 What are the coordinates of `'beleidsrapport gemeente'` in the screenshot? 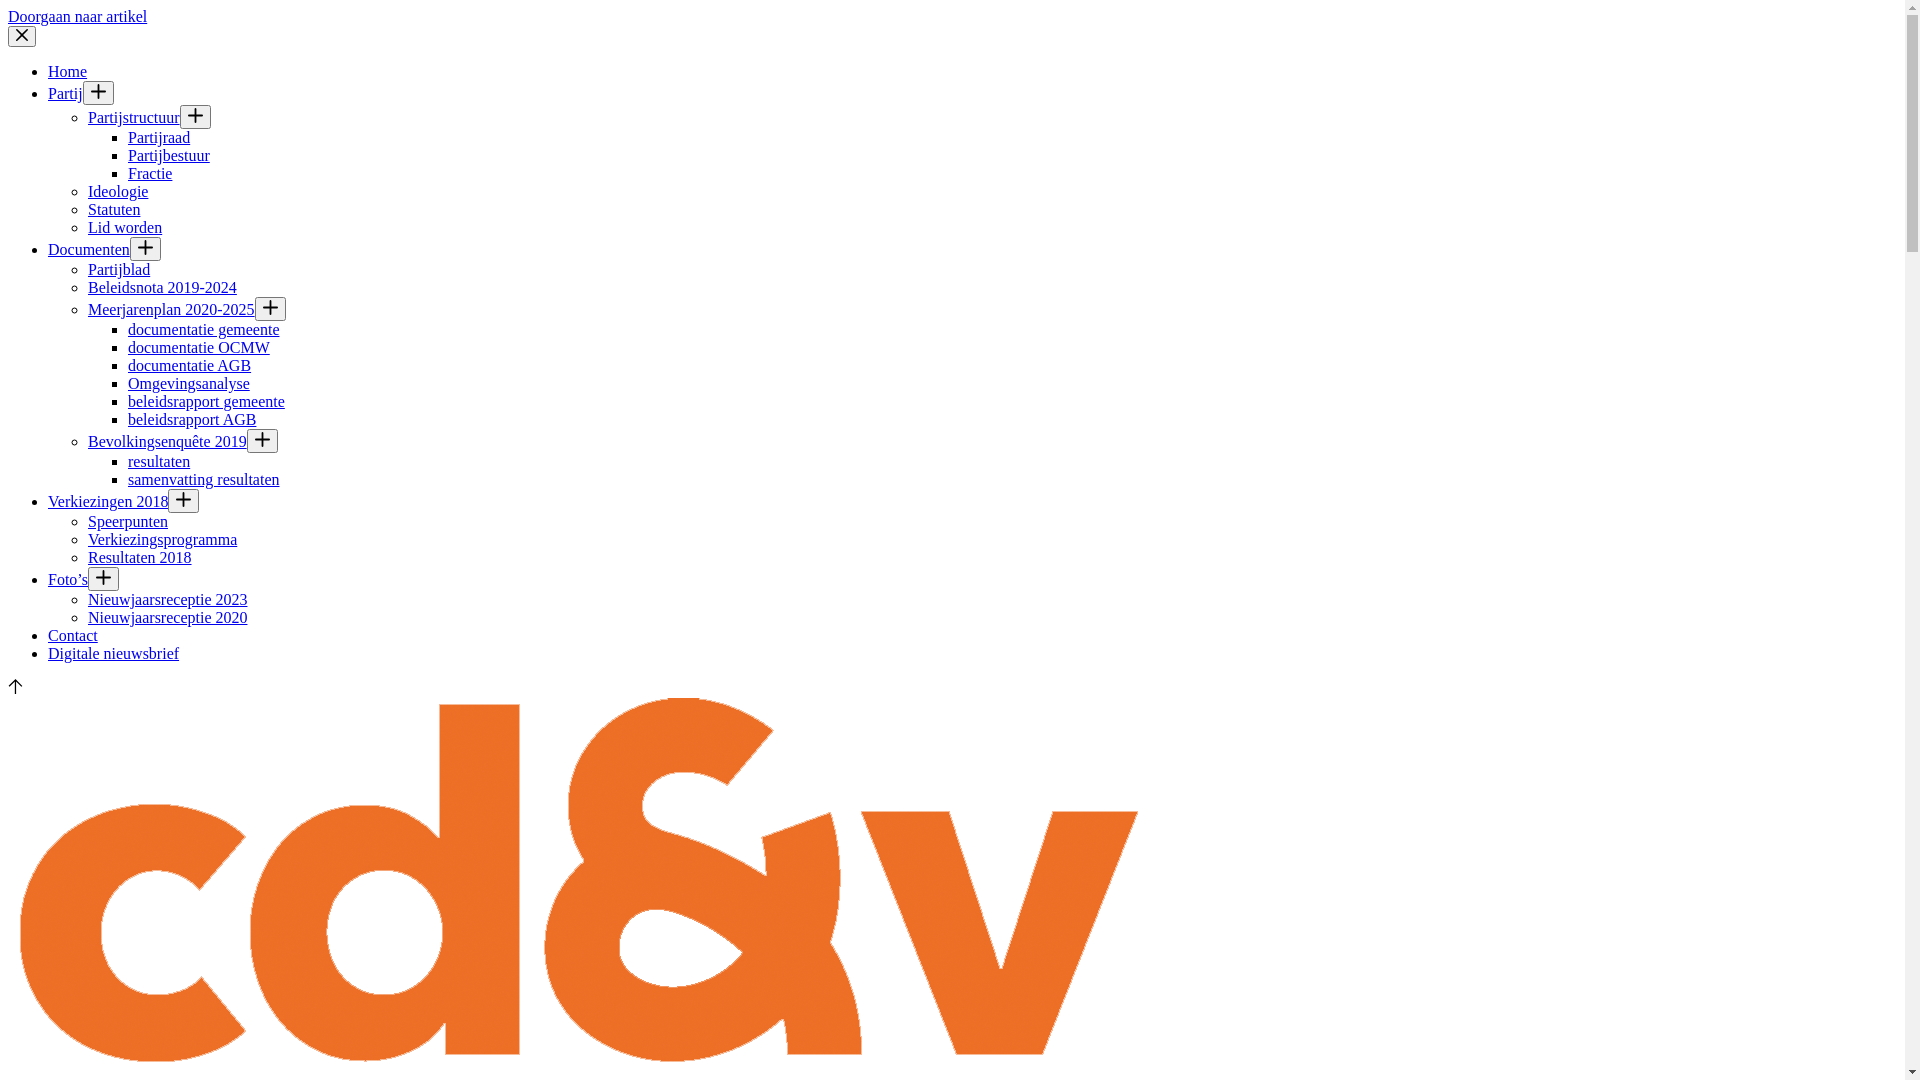 It's located at (206, 401).